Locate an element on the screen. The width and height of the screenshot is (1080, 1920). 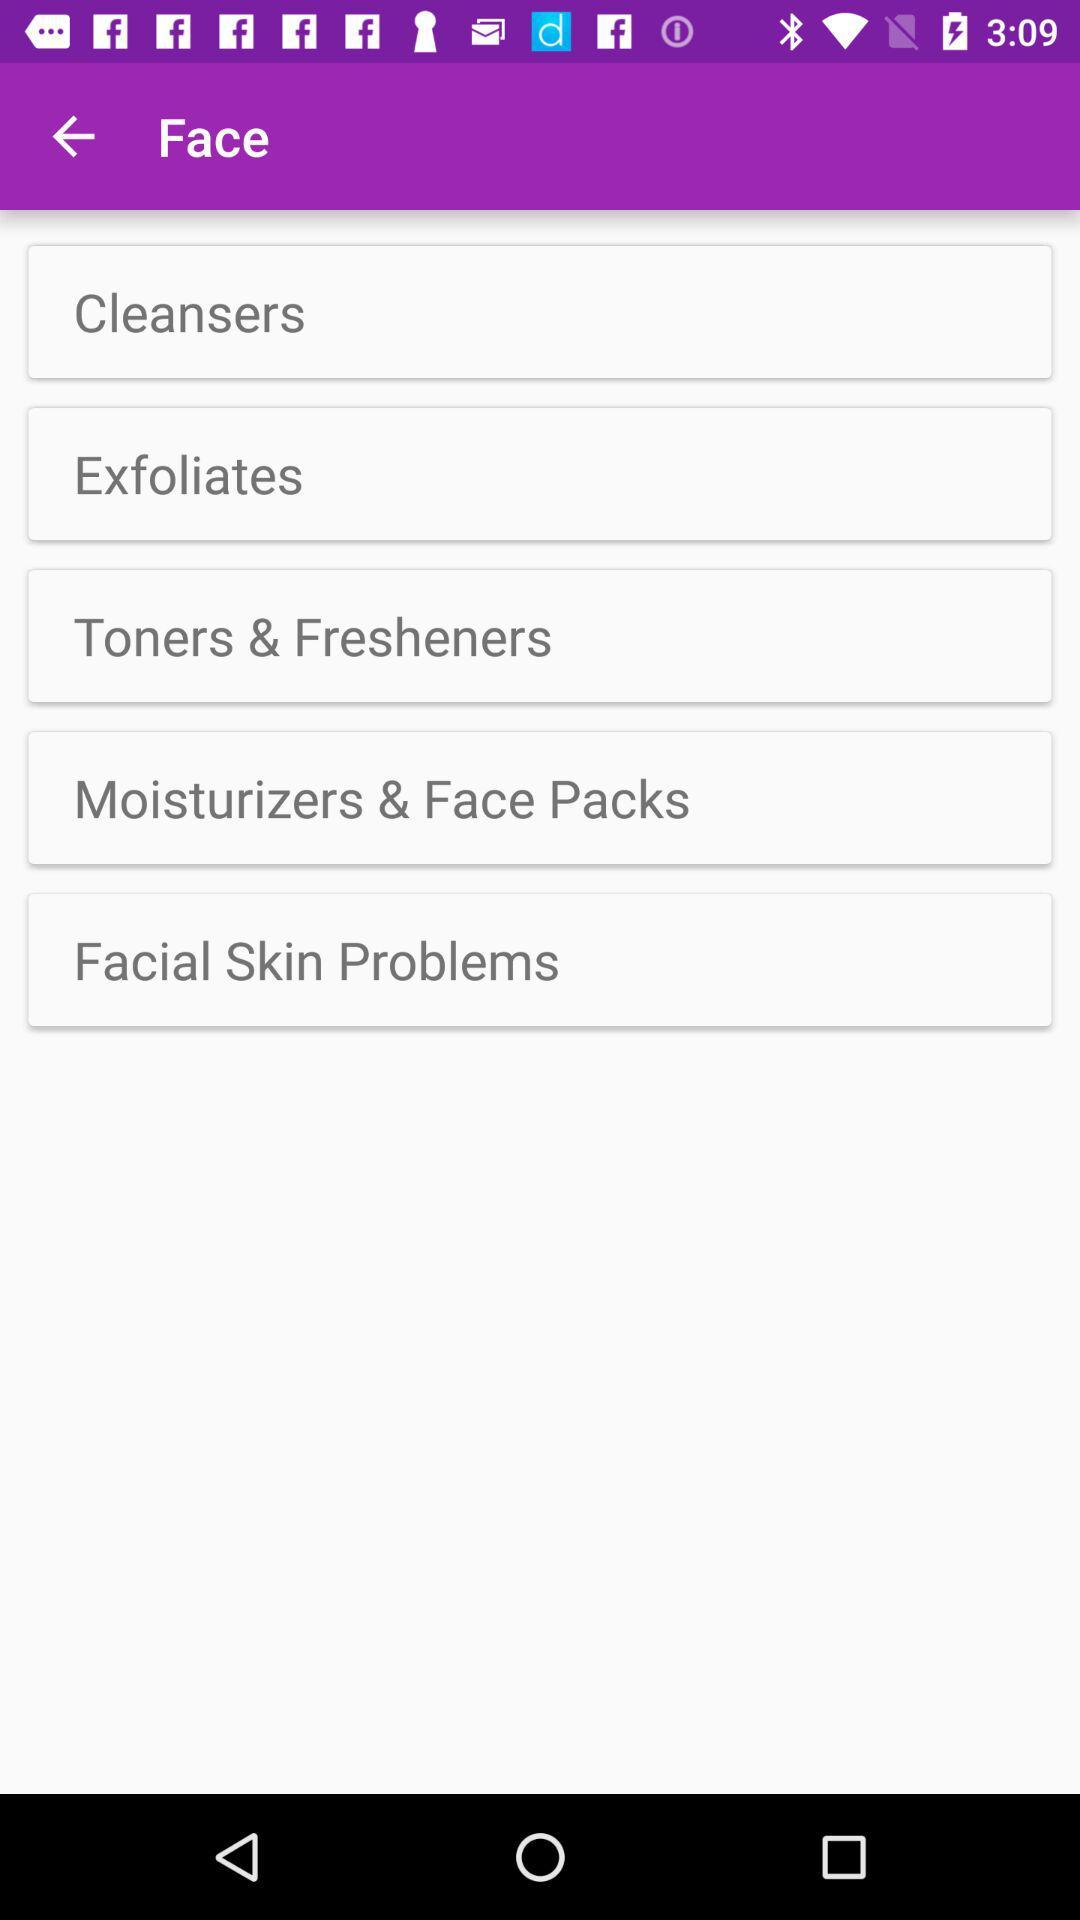
moisturizers & face packs item is located at coordinates (540, 796).